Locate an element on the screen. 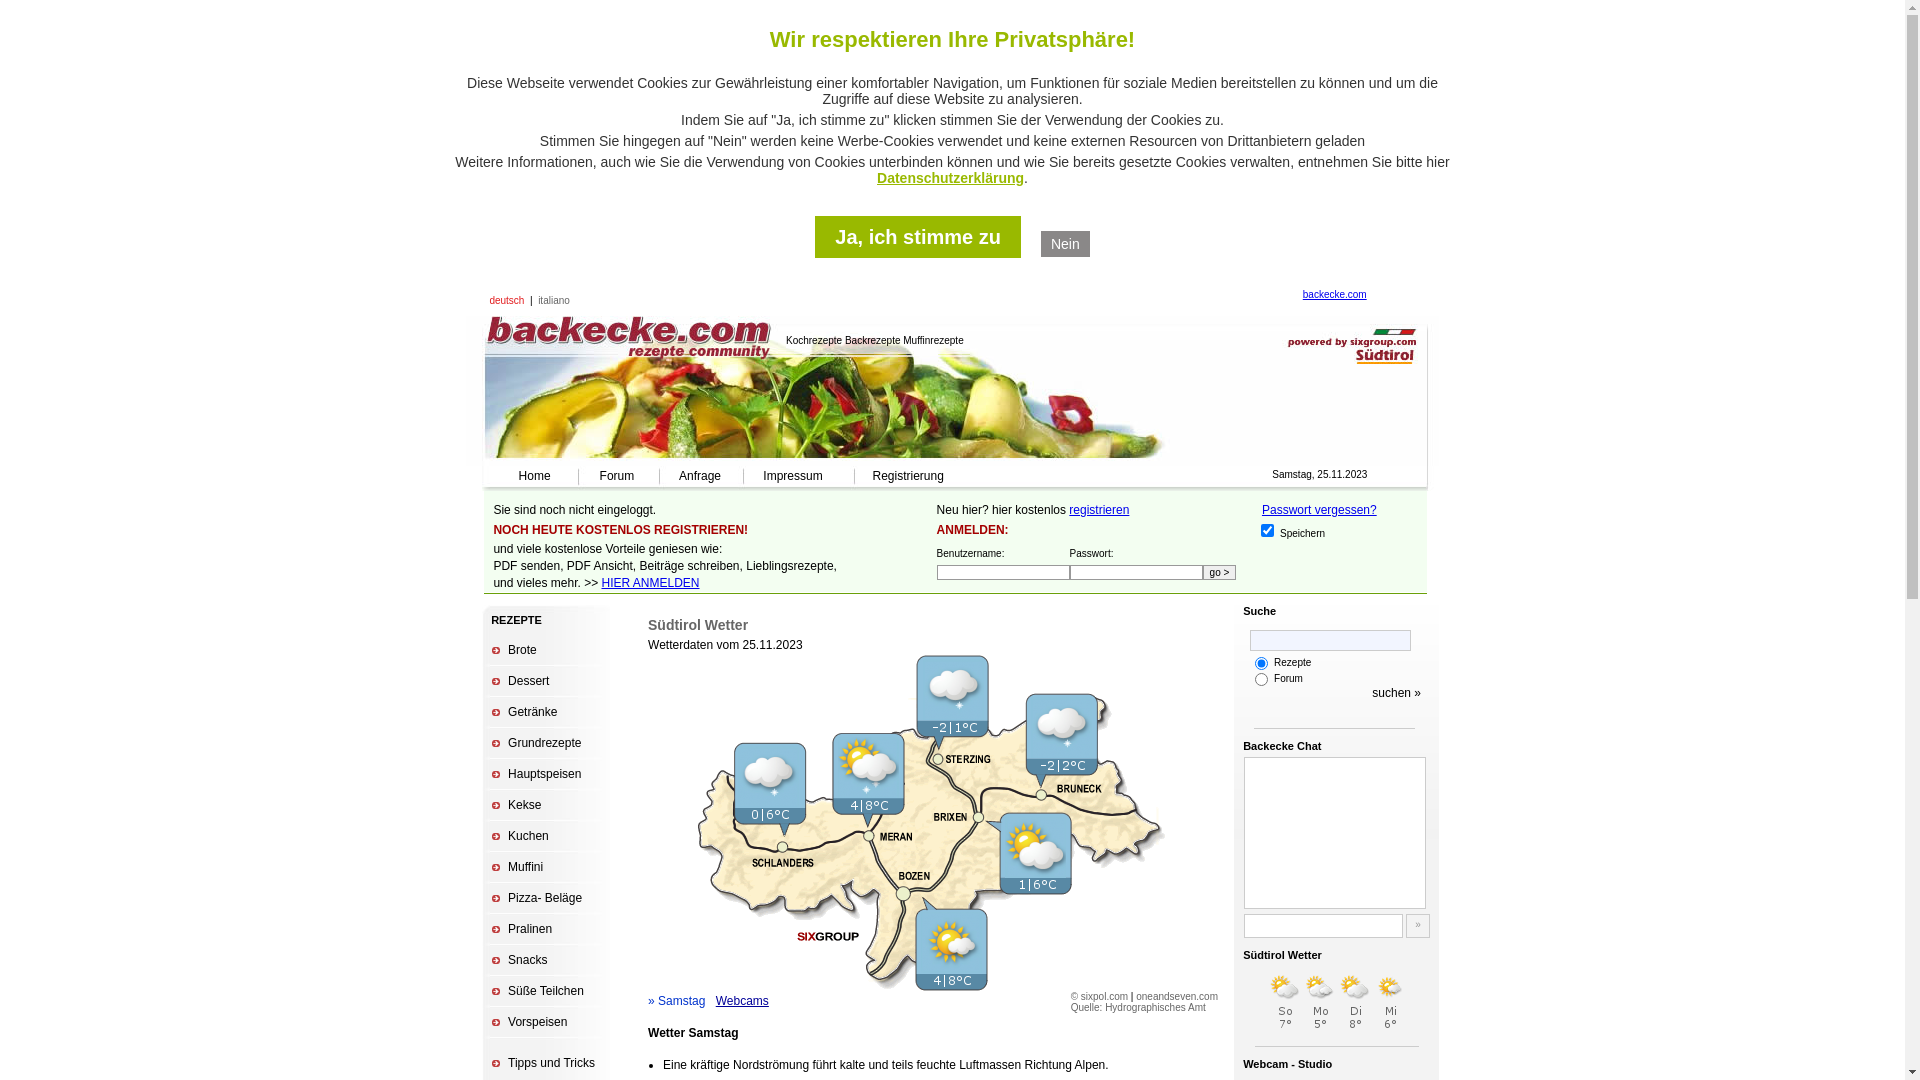 The image size is (1920, 1080). 'Kekse' is located at coordinates (524, 804).